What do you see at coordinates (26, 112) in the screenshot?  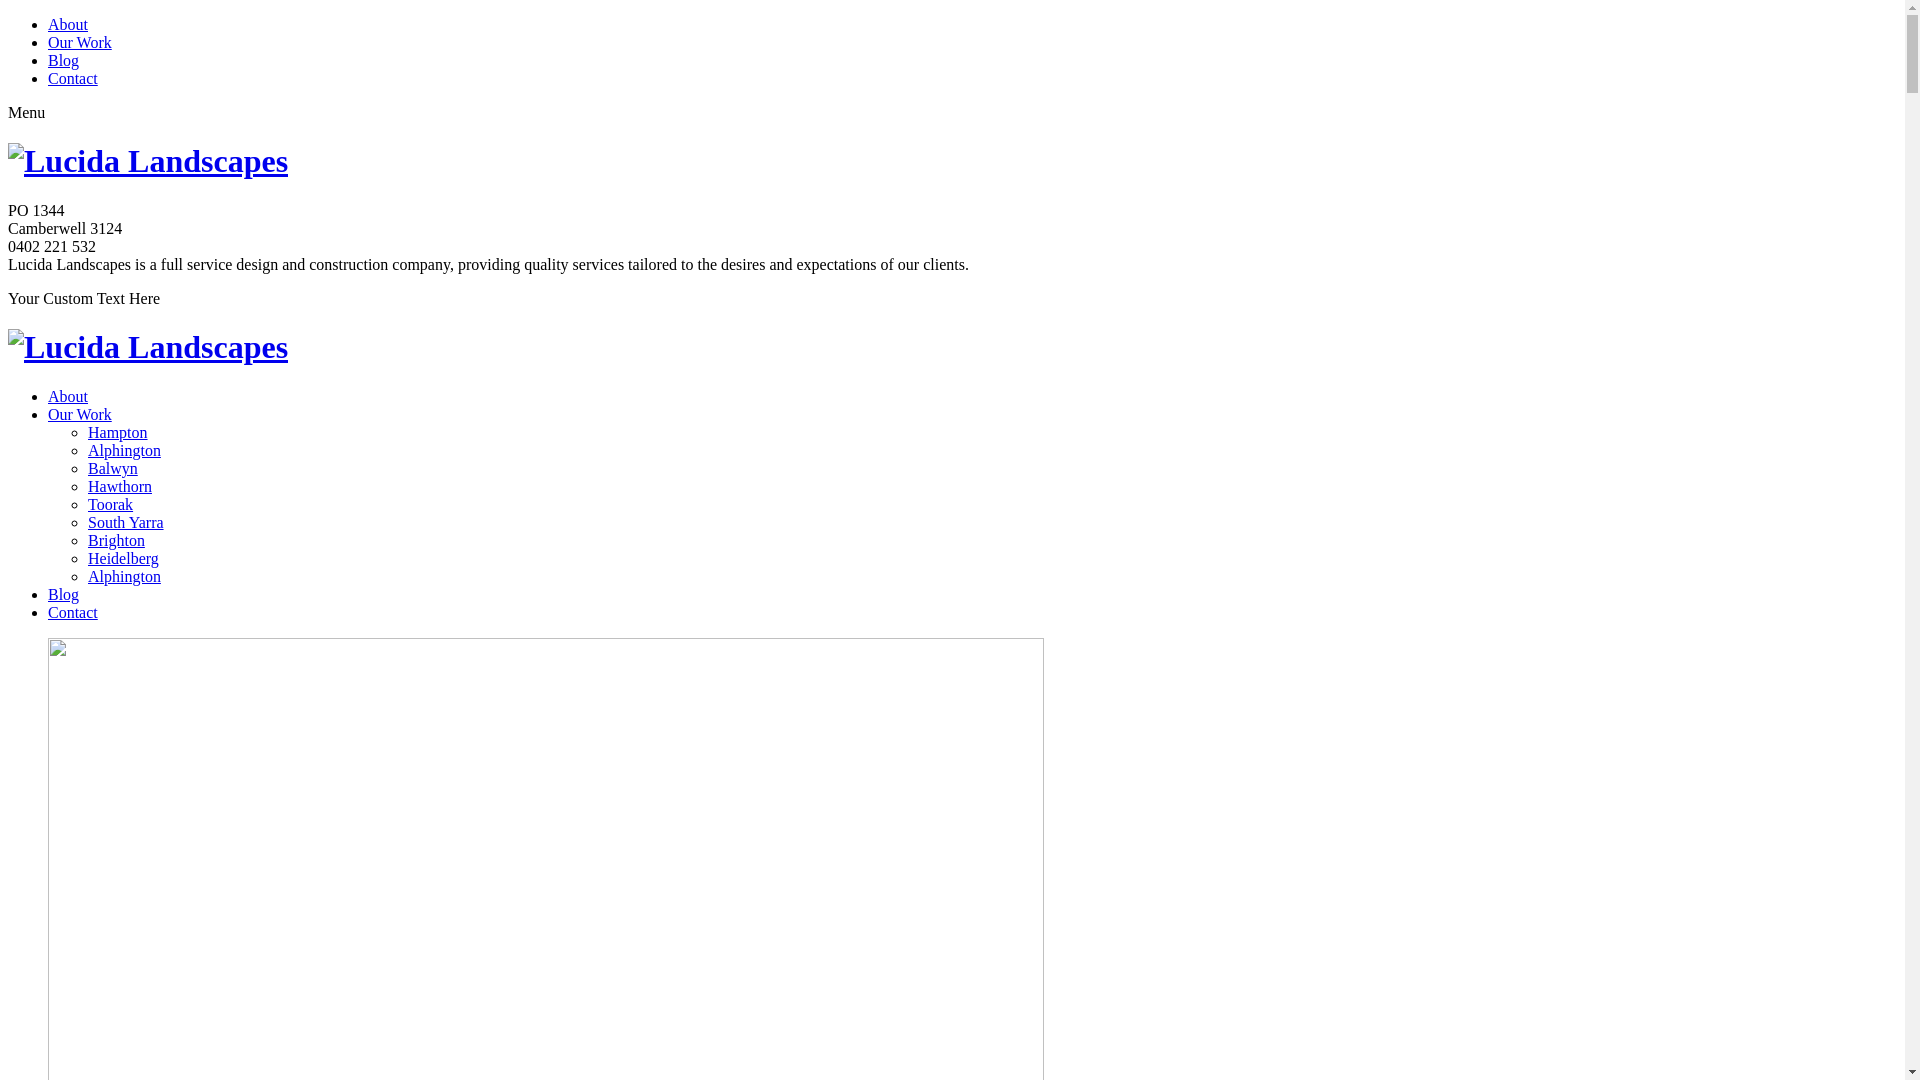 I see `'Menu'` at bounding box center [26, 112].